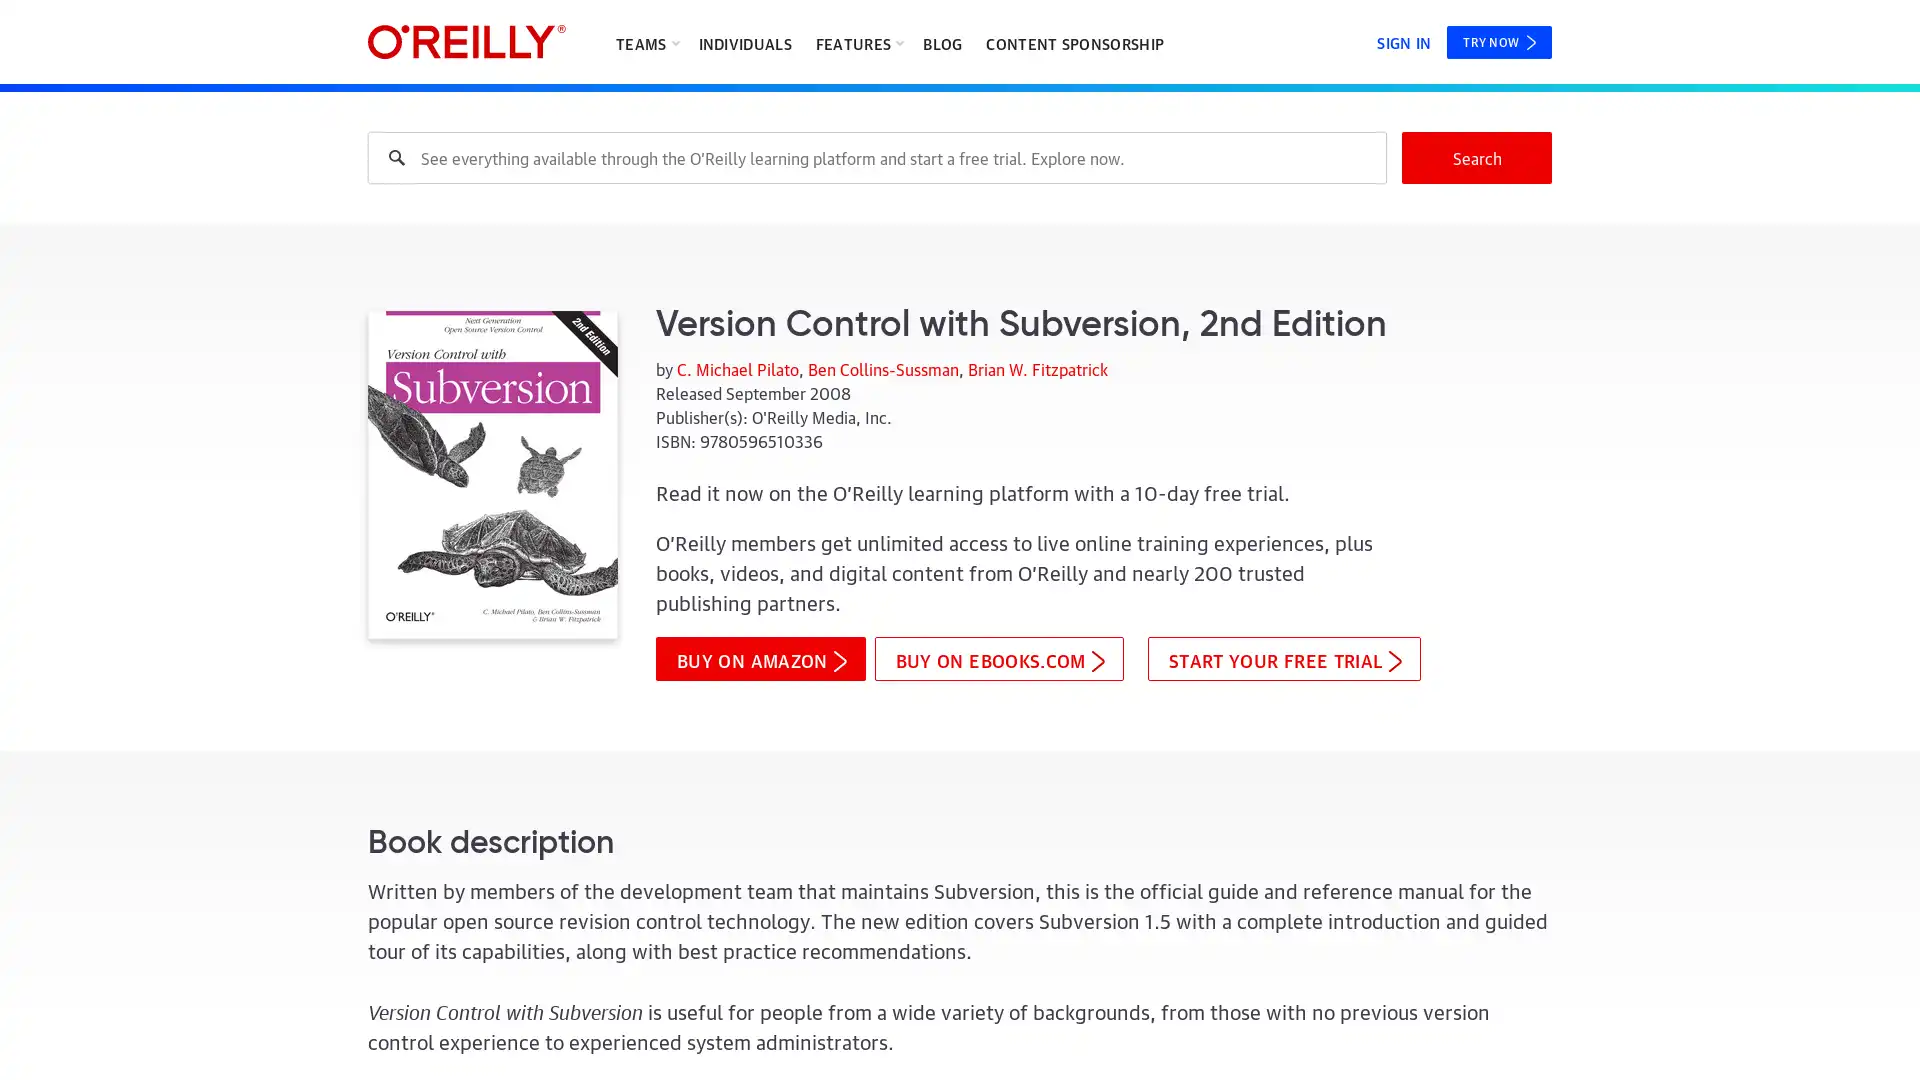 Image resolution: width=1920 pixels, height=1080 pixels. What do you see at coordinates (1477, 157) in the screenshot?
I see `Search` at bounding box center [1477, 157].